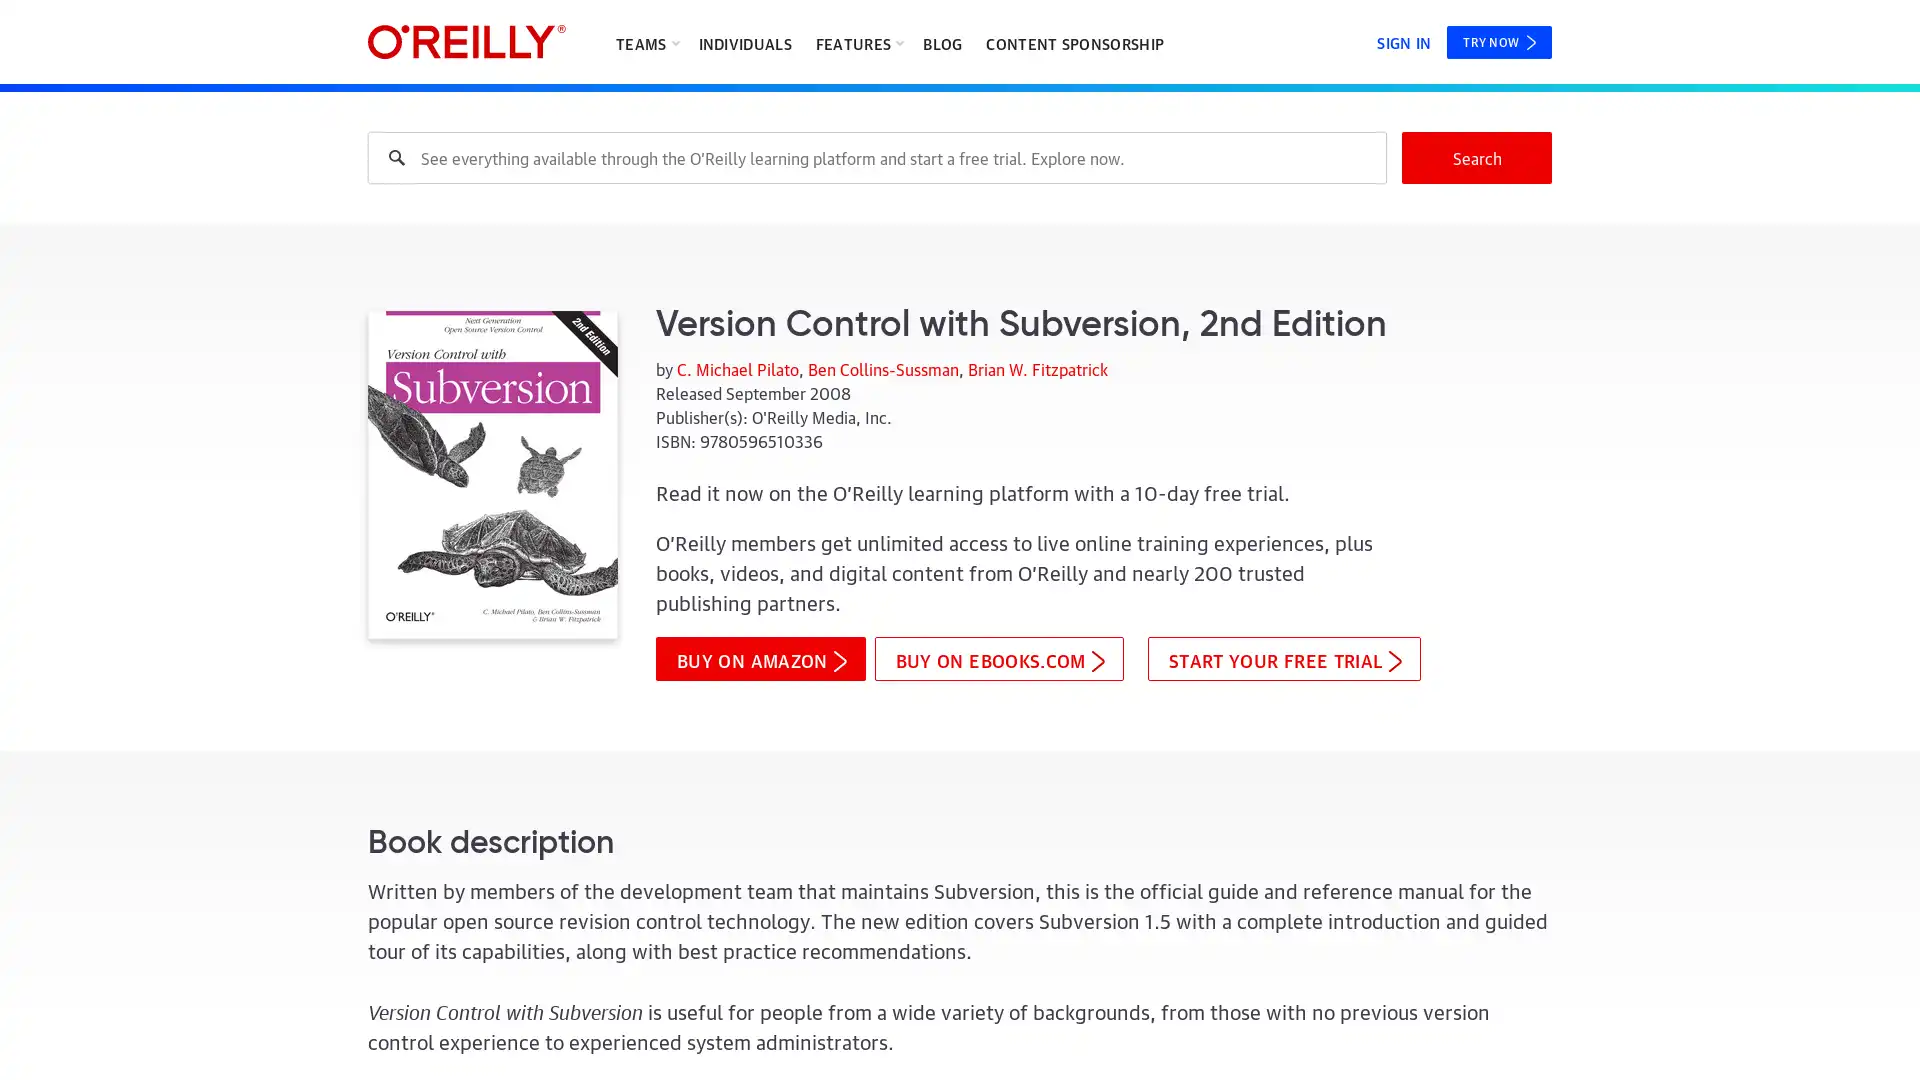 Image resolution: width=1920 pixels, height=1080 pixels. What do you see at coordinates (1477, 157) in the screenshot?
I see `Search` at bounding box center [1477, 157].